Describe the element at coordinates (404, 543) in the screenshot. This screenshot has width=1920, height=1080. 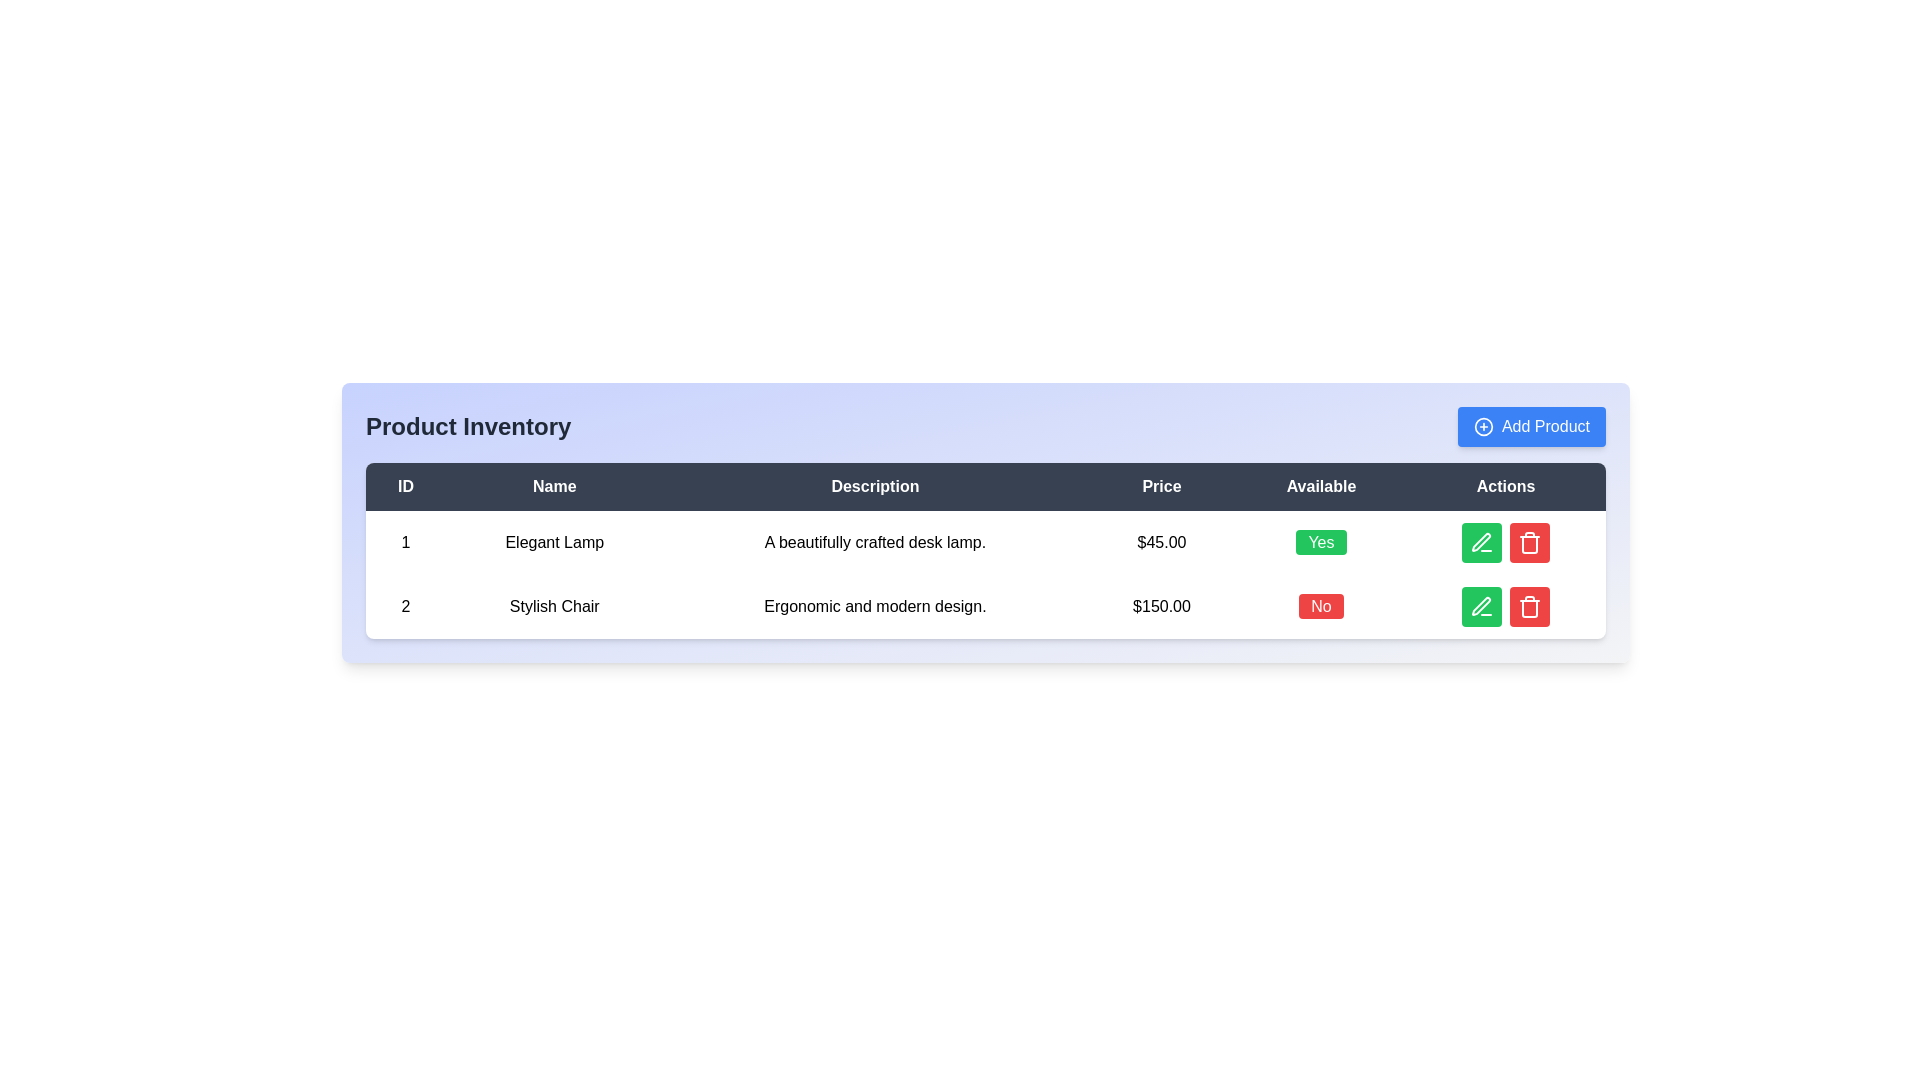
I see `the first table cell that displays the ID value of the first item in the inventory, which is located in the first row under the 'ID' column` at that location.